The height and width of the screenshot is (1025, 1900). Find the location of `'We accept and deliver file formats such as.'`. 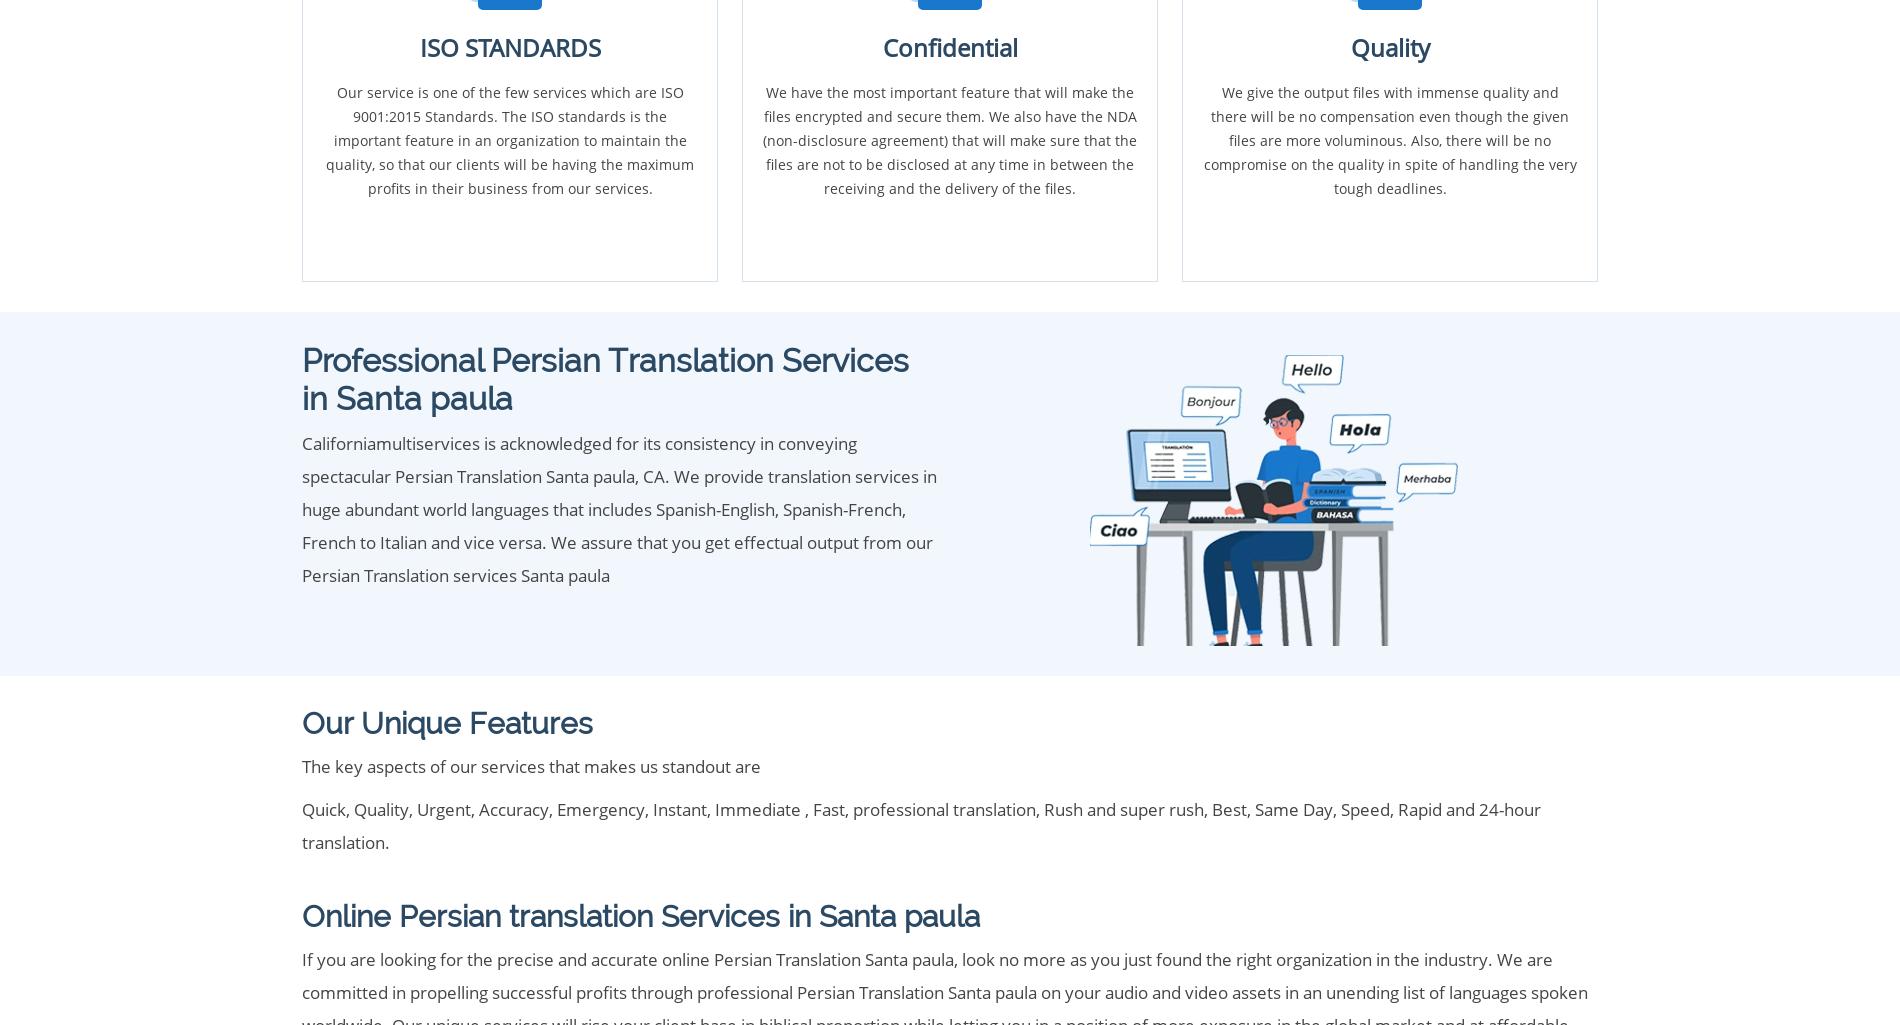

'We accept and deliver file formats such as.' is located at coordinates (444, 626).